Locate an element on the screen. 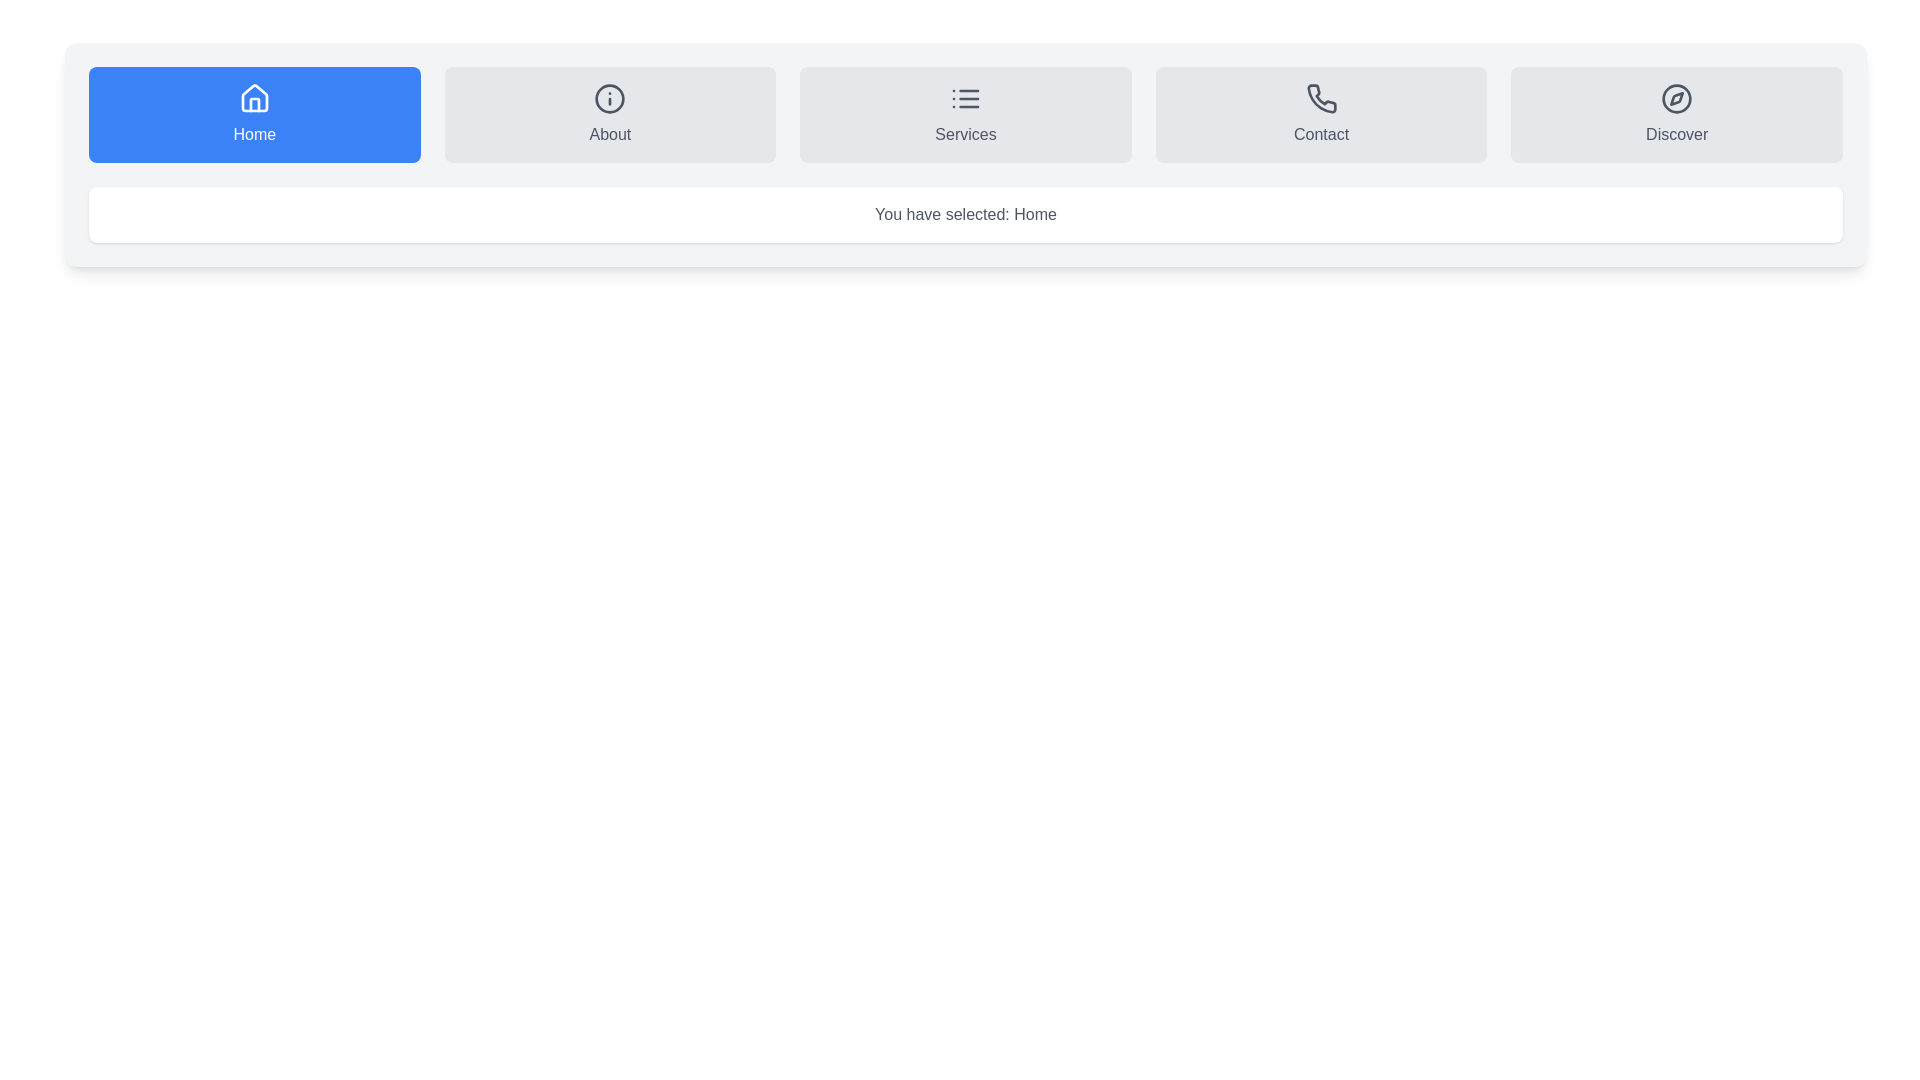  the house-shaped icon representing the 'Home' button in the top-left section of the navigation bar is located at coordinates (253, 98).